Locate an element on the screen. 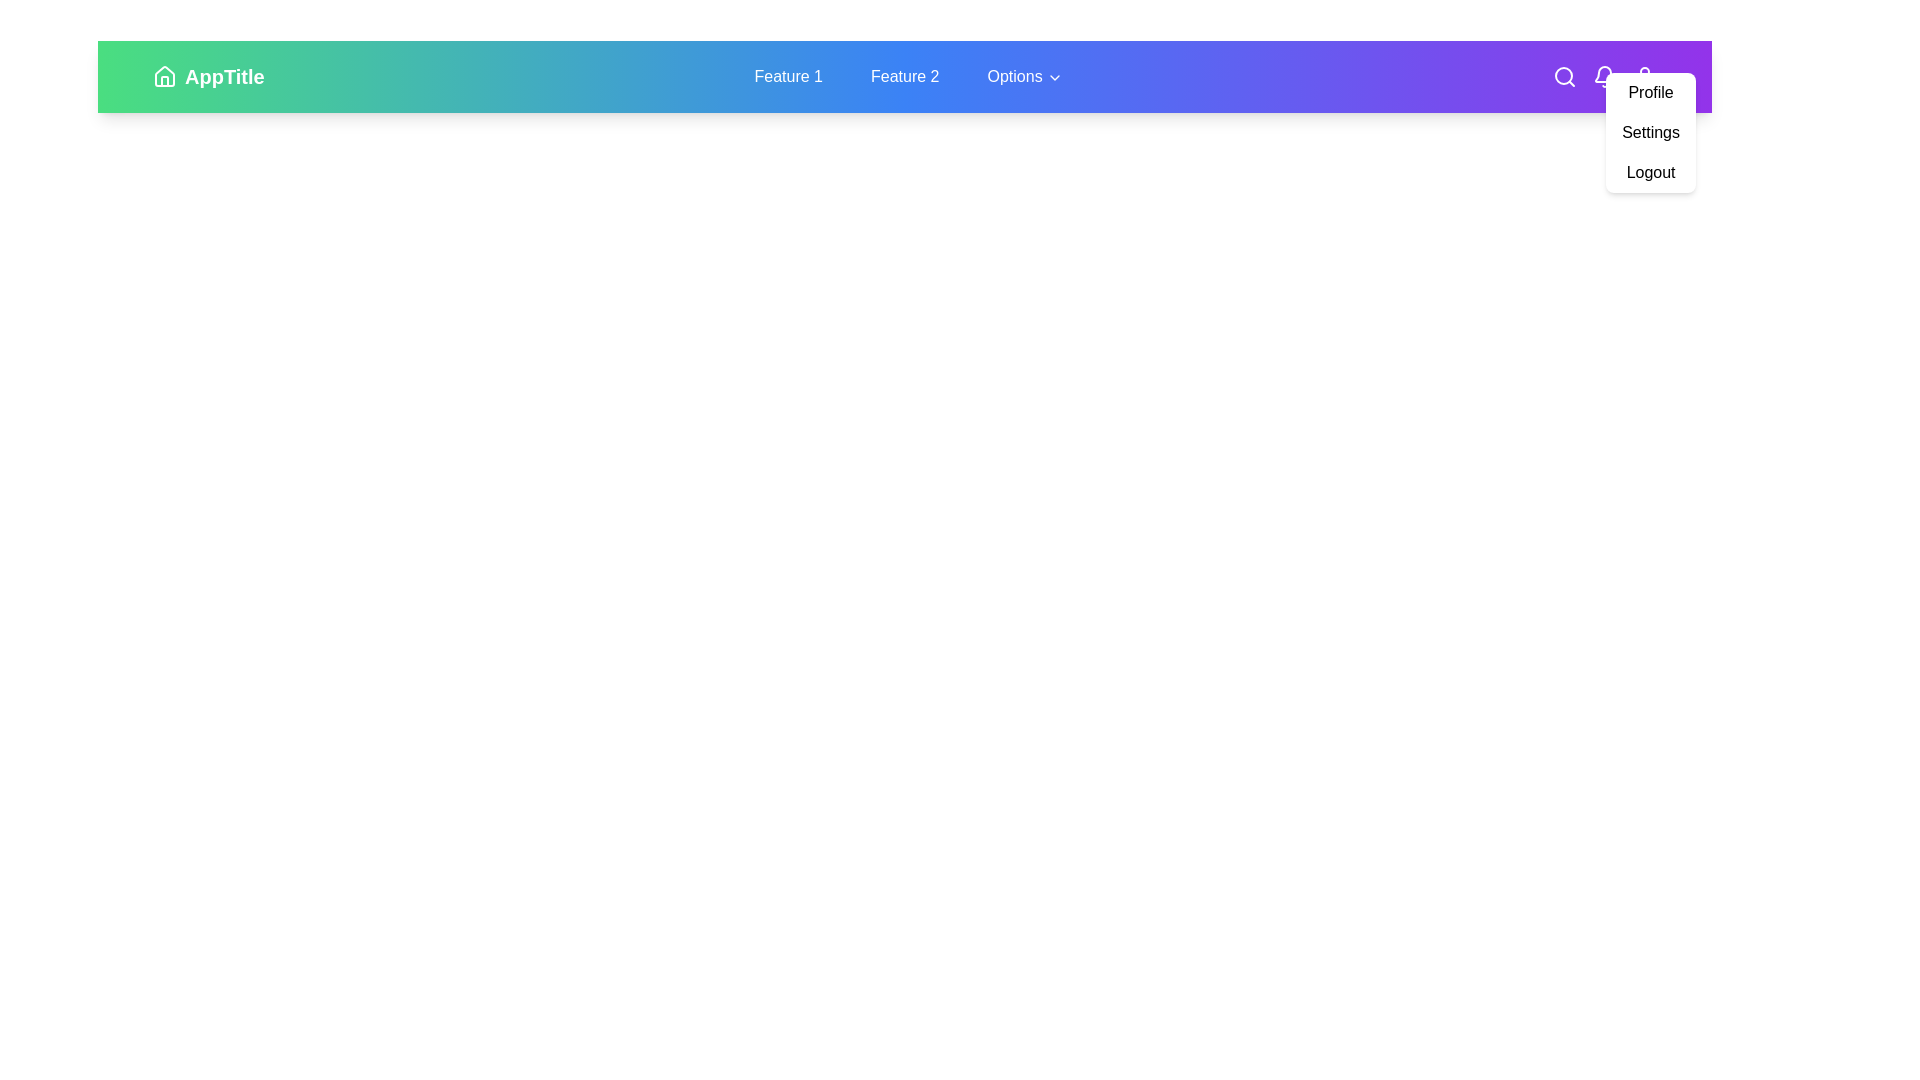  the User icon to perform its action is located at coordinates (1645, 76).